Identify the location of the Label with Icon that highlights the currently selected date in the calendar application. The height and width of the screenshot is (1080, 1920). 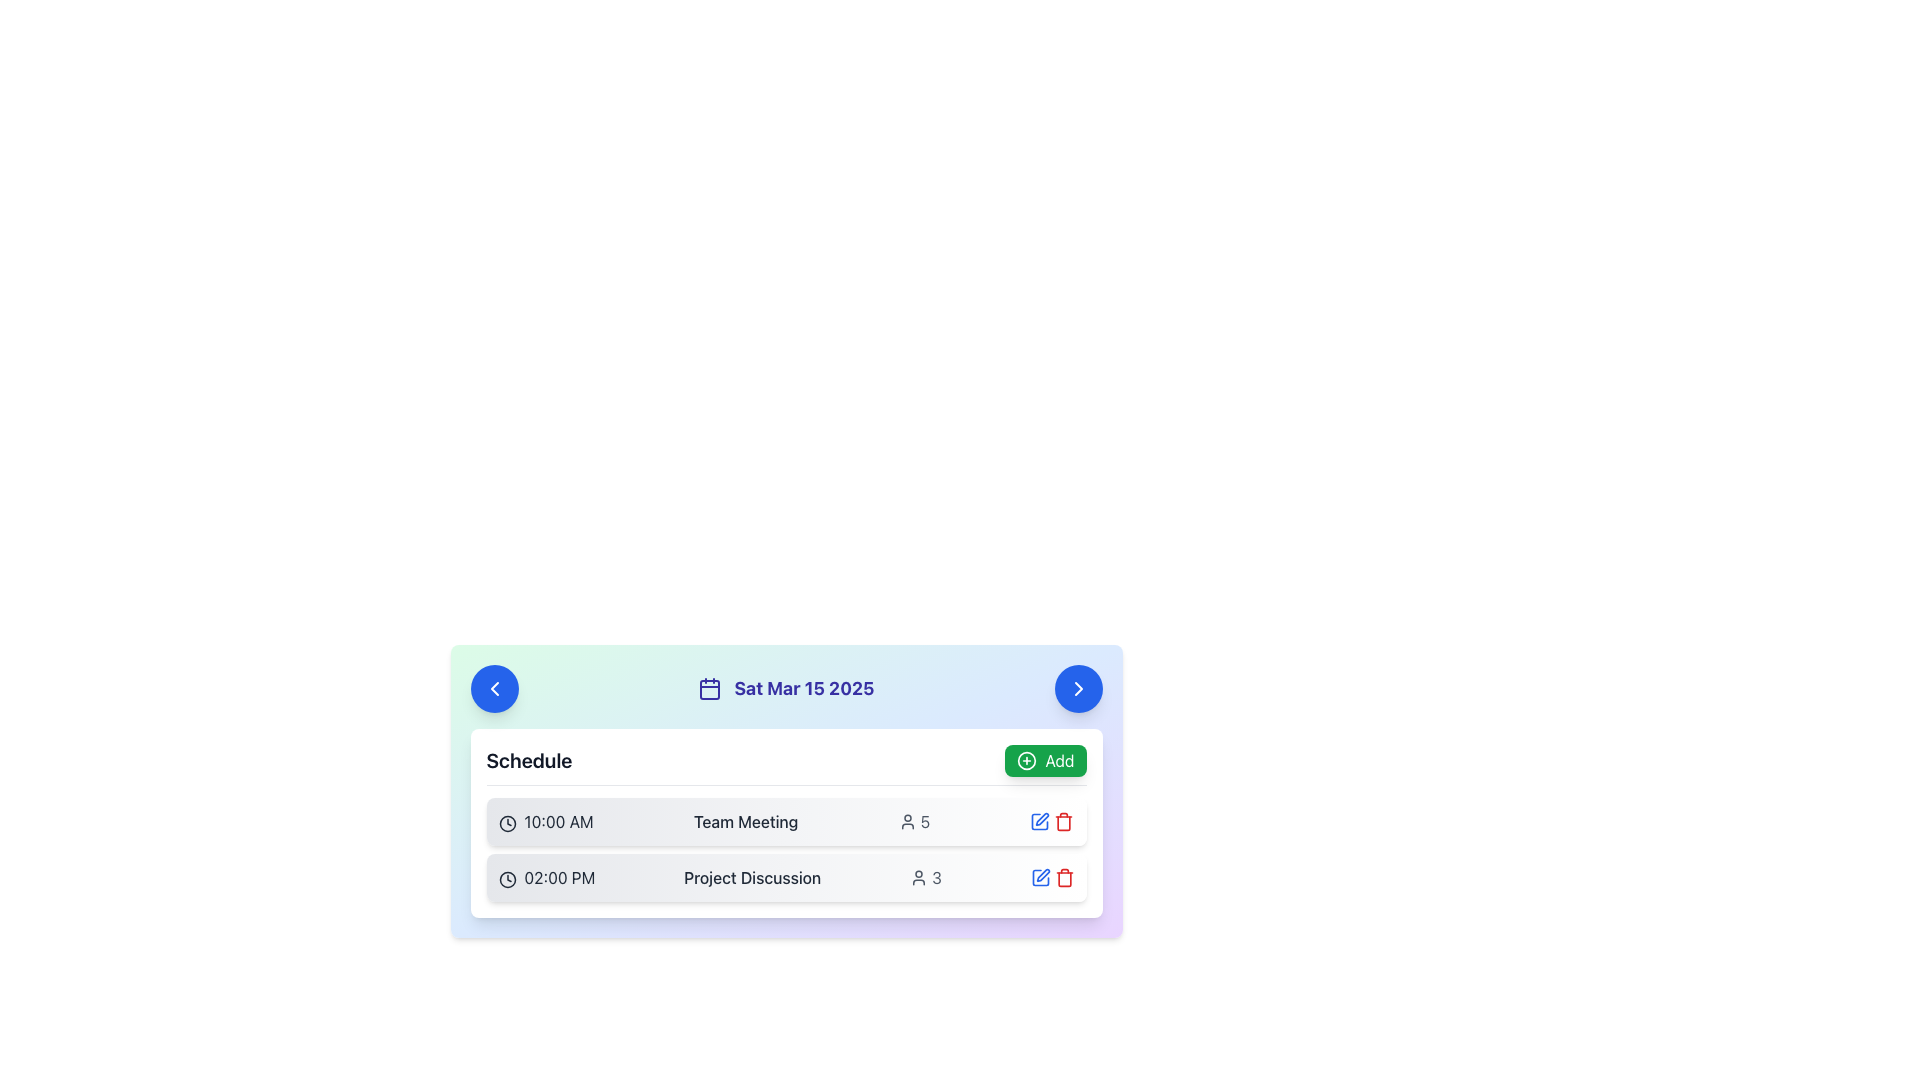
(785, 688).